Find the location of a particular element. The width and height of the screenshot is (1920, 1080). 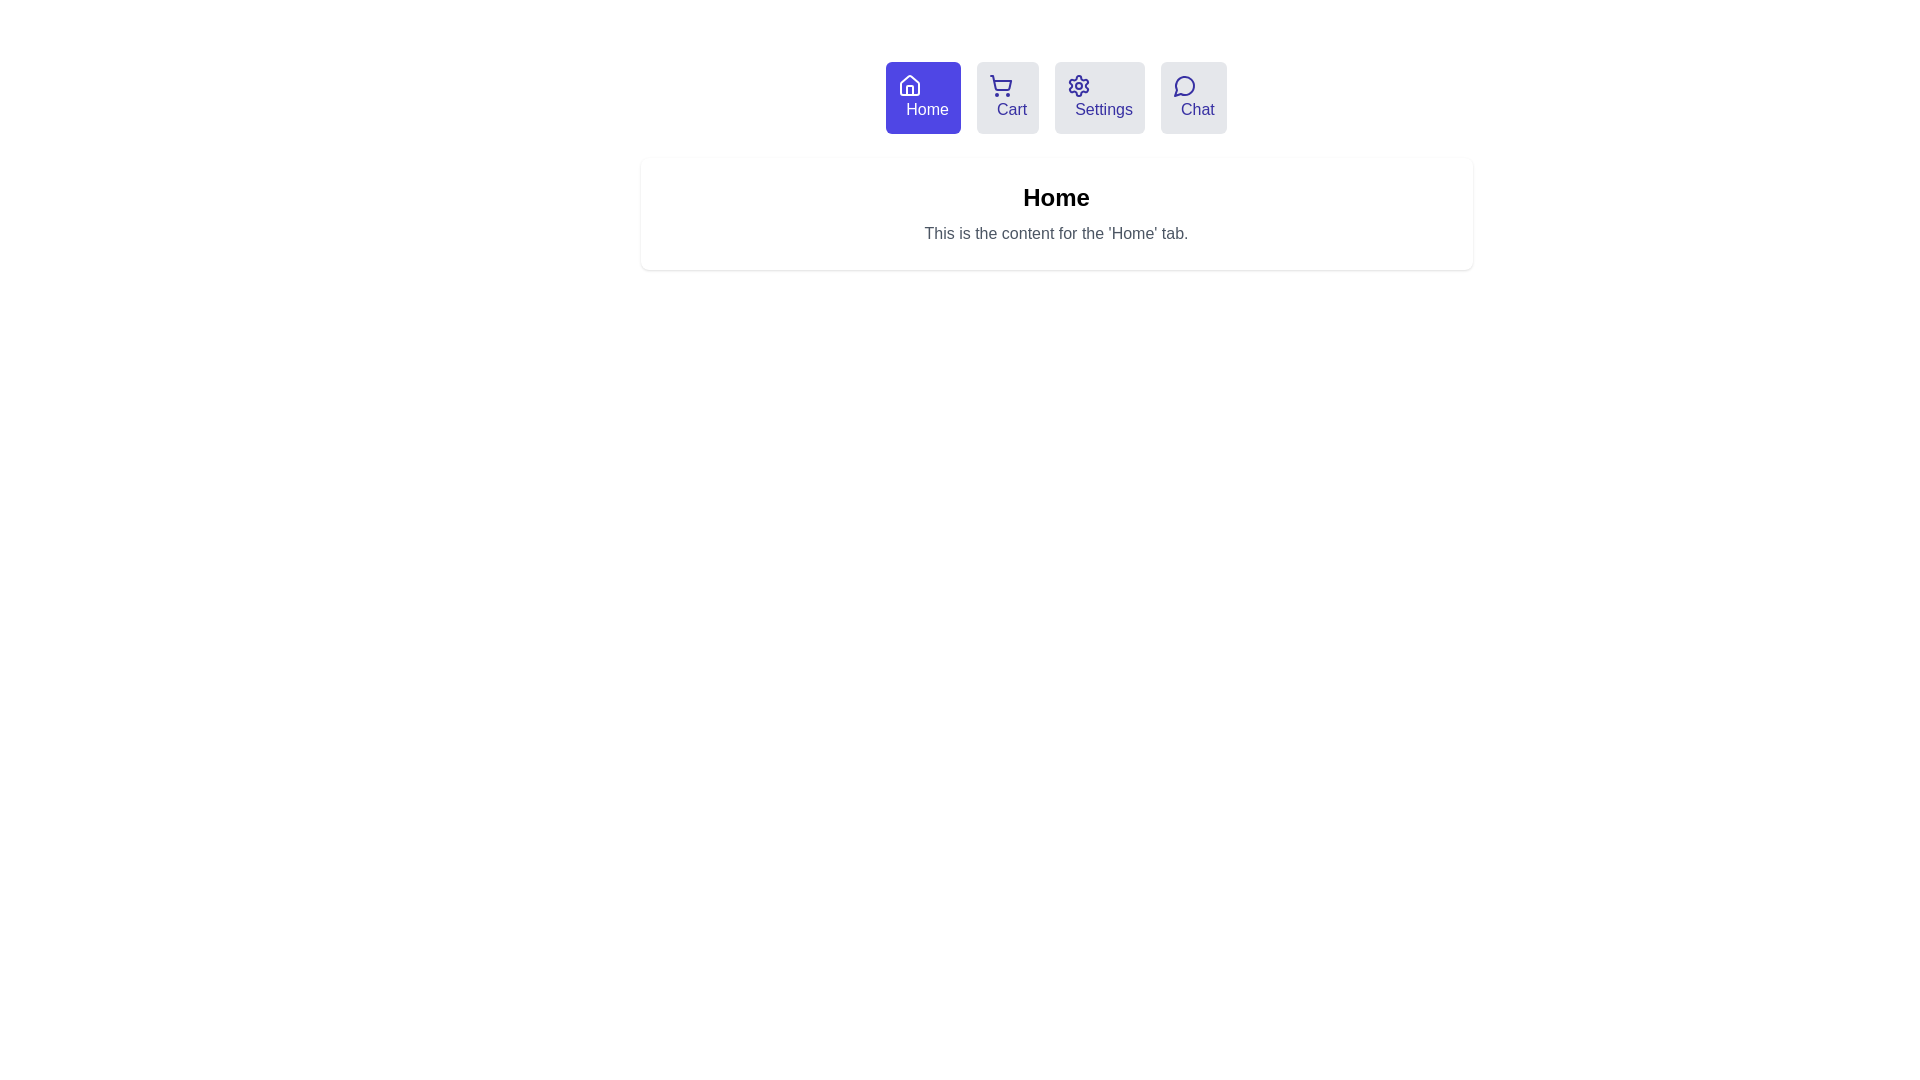

the tab labeled Settings is located at coordinates (1098, 97).